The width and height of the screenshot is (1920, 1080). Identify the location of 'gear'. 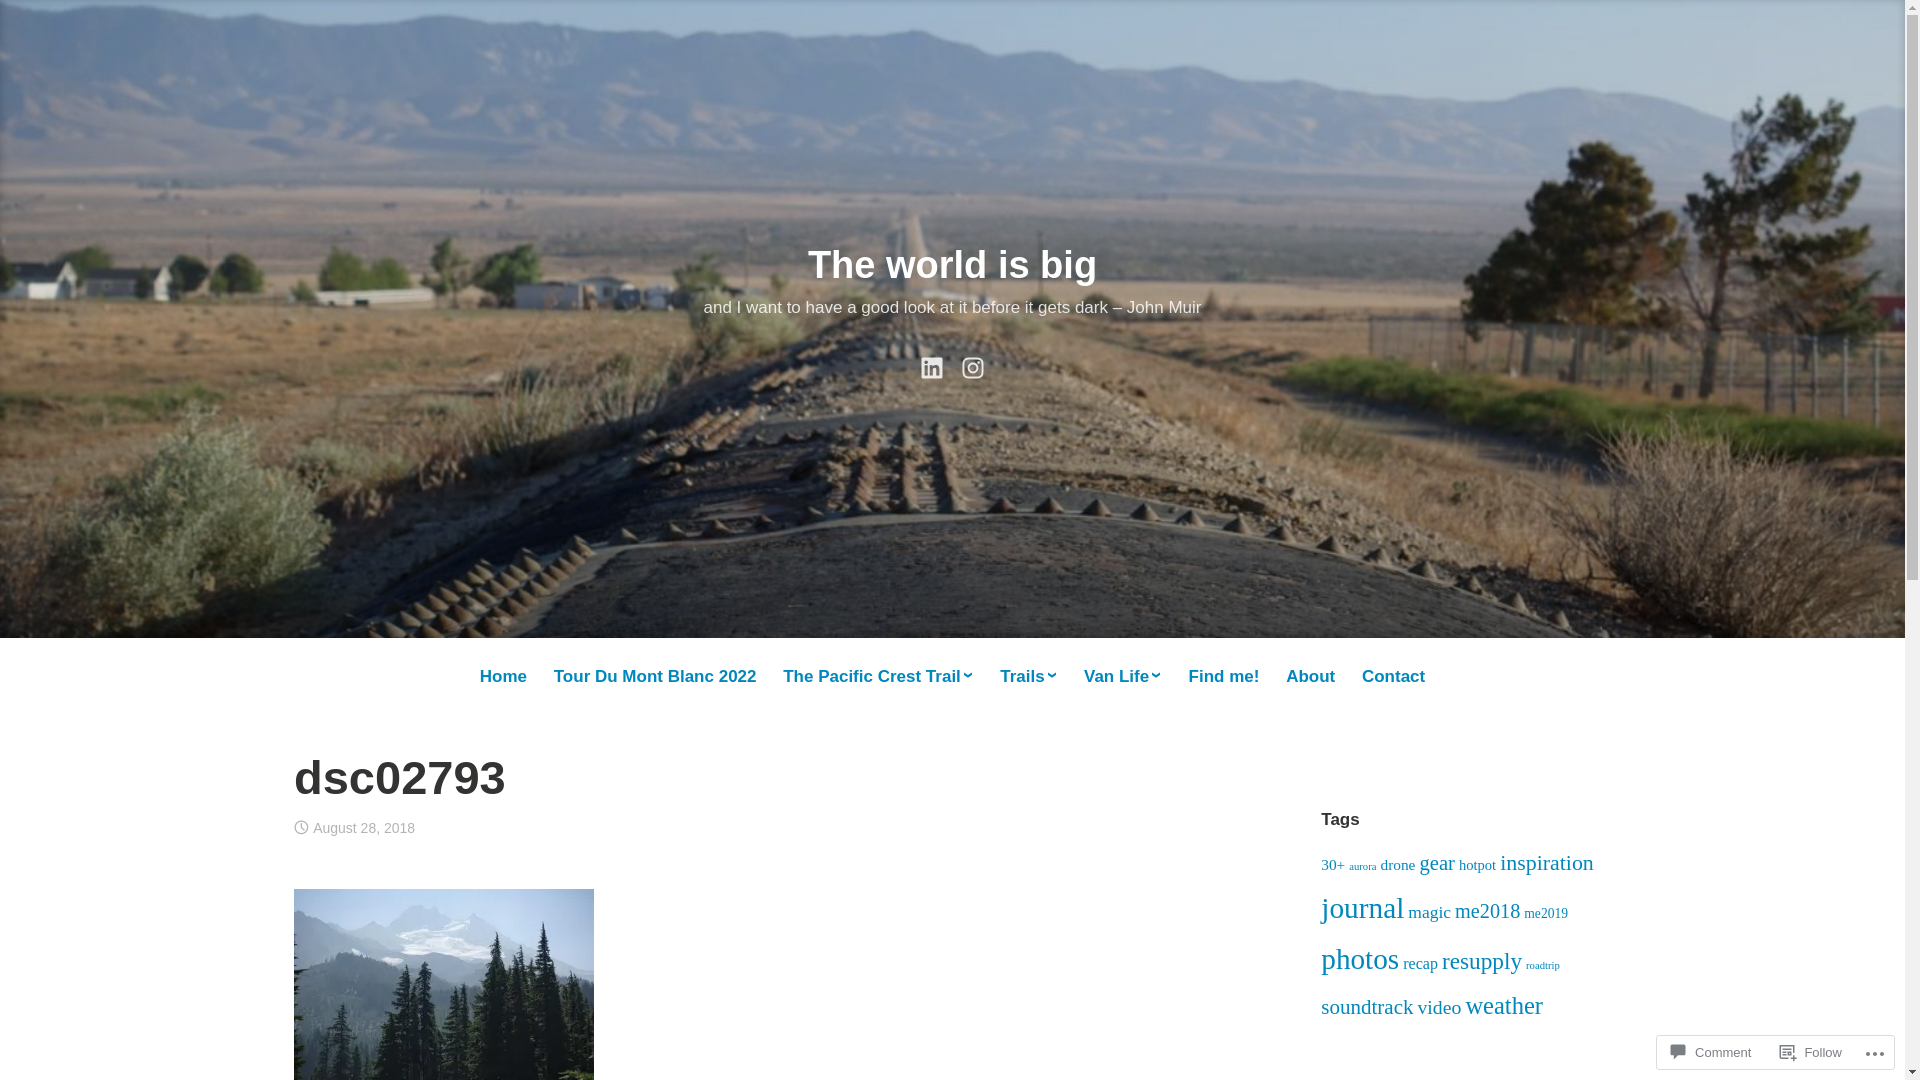
(1435, 862).